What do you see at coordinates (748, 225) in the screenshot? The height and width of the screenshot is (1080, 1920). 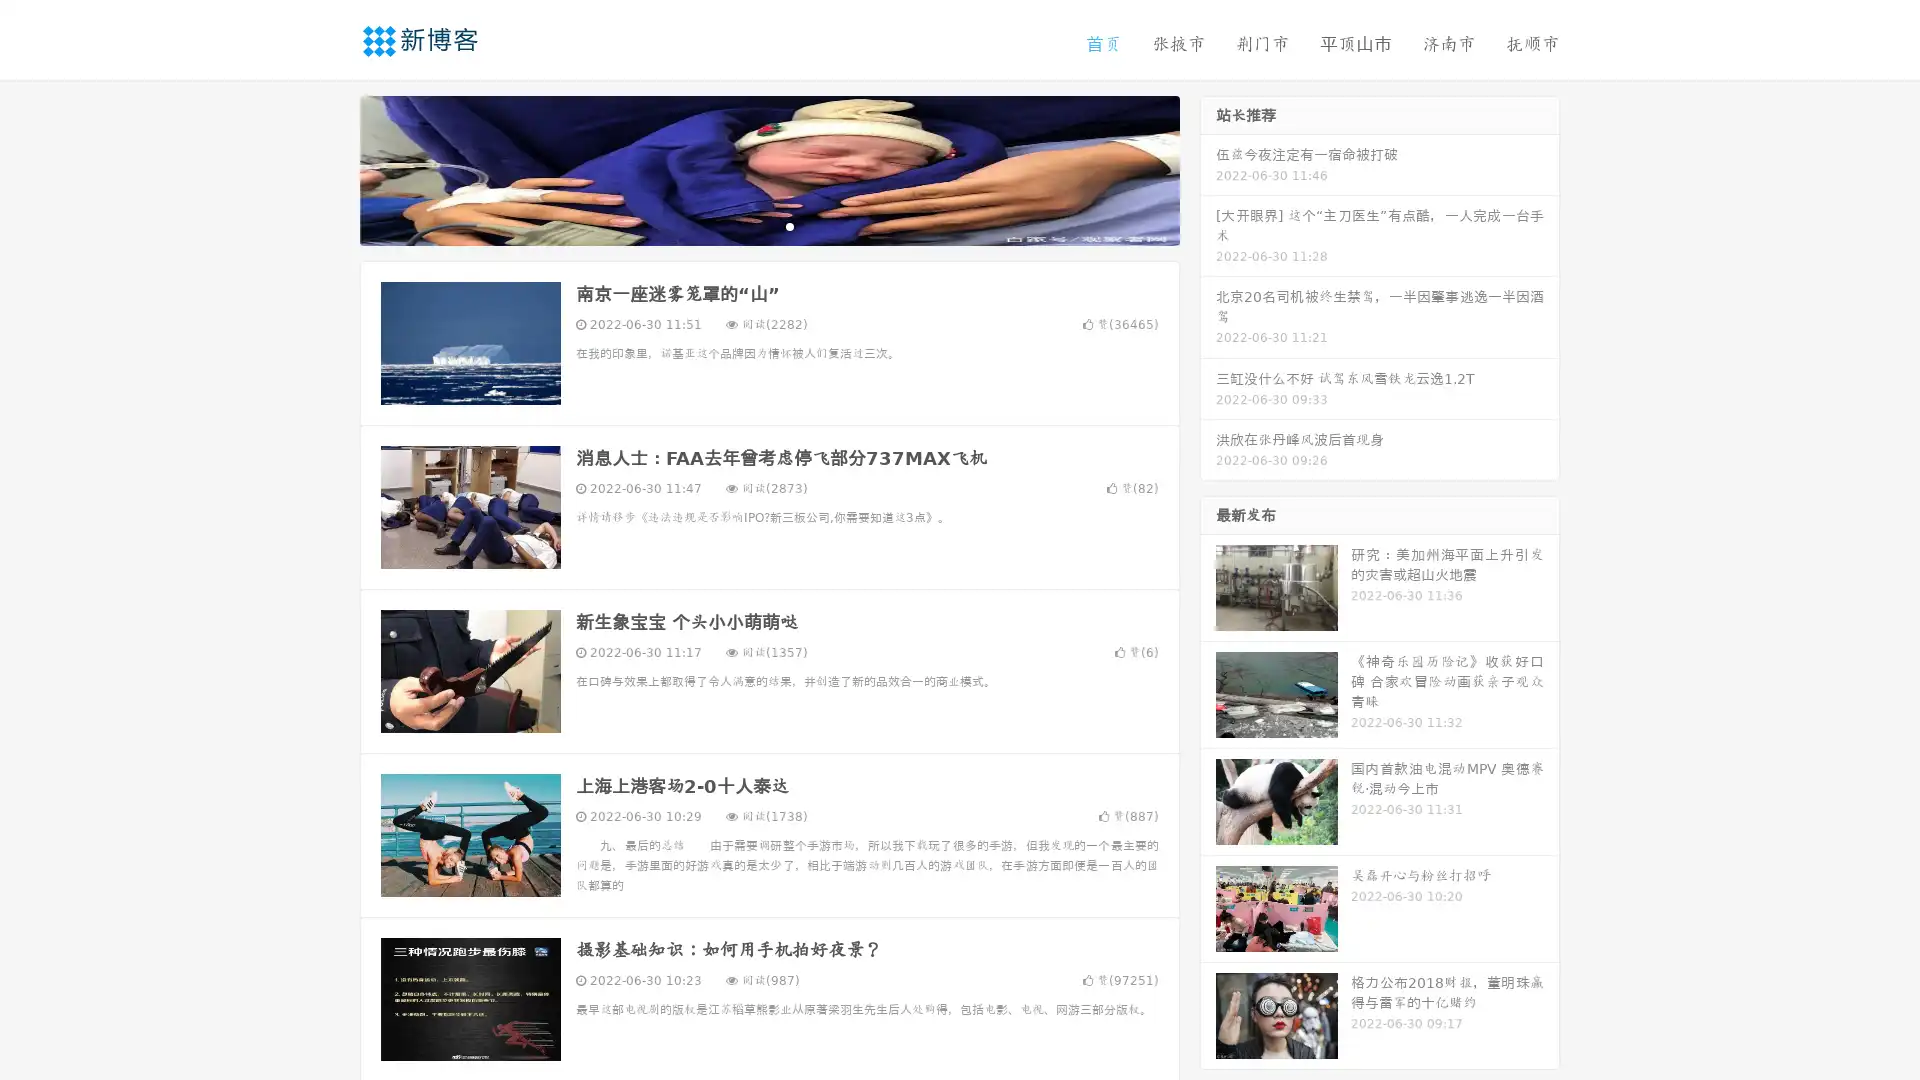 I see `Go to slide 1` at bounding box center [748, 225].